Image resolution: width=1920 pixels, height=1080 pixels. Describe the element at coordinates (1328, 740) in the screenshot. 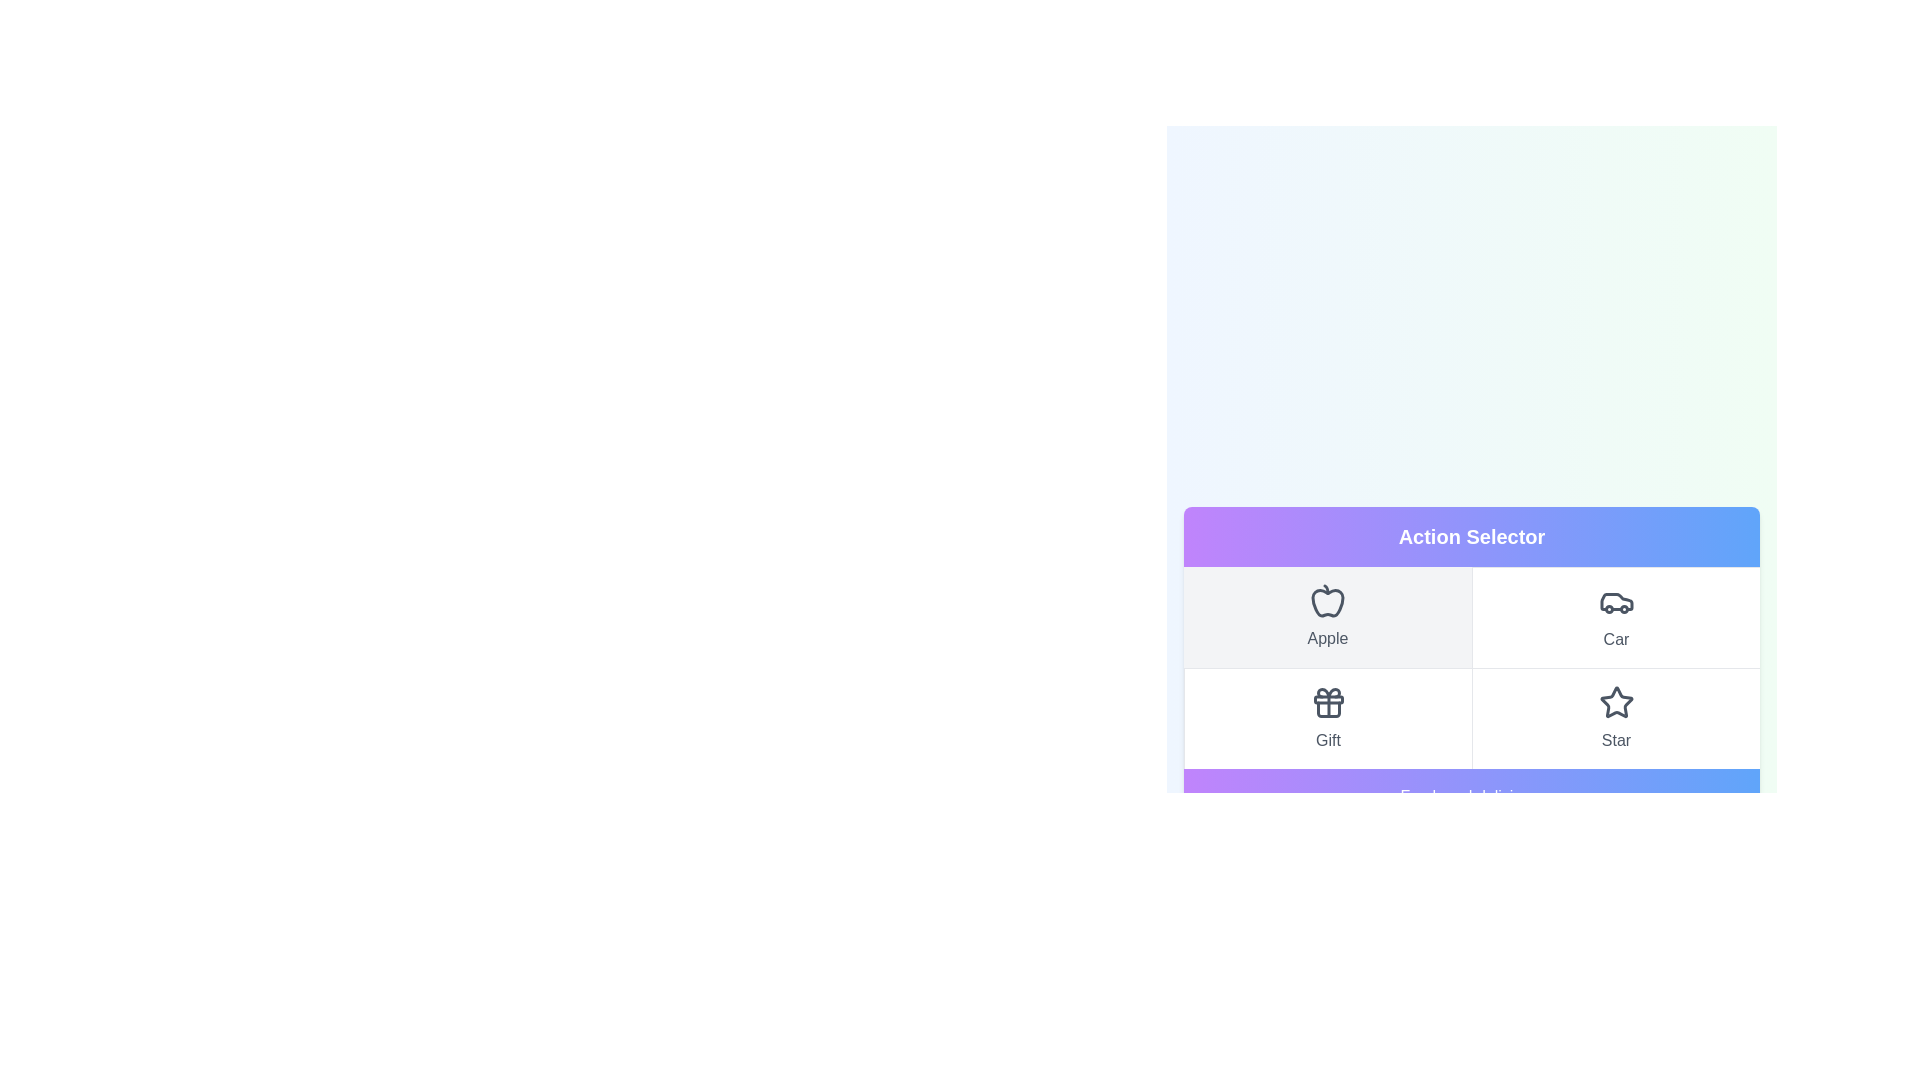

I see `the Text label located in the second row and first column of the grid, which describes the functionality of the associated gift icon` at that location.